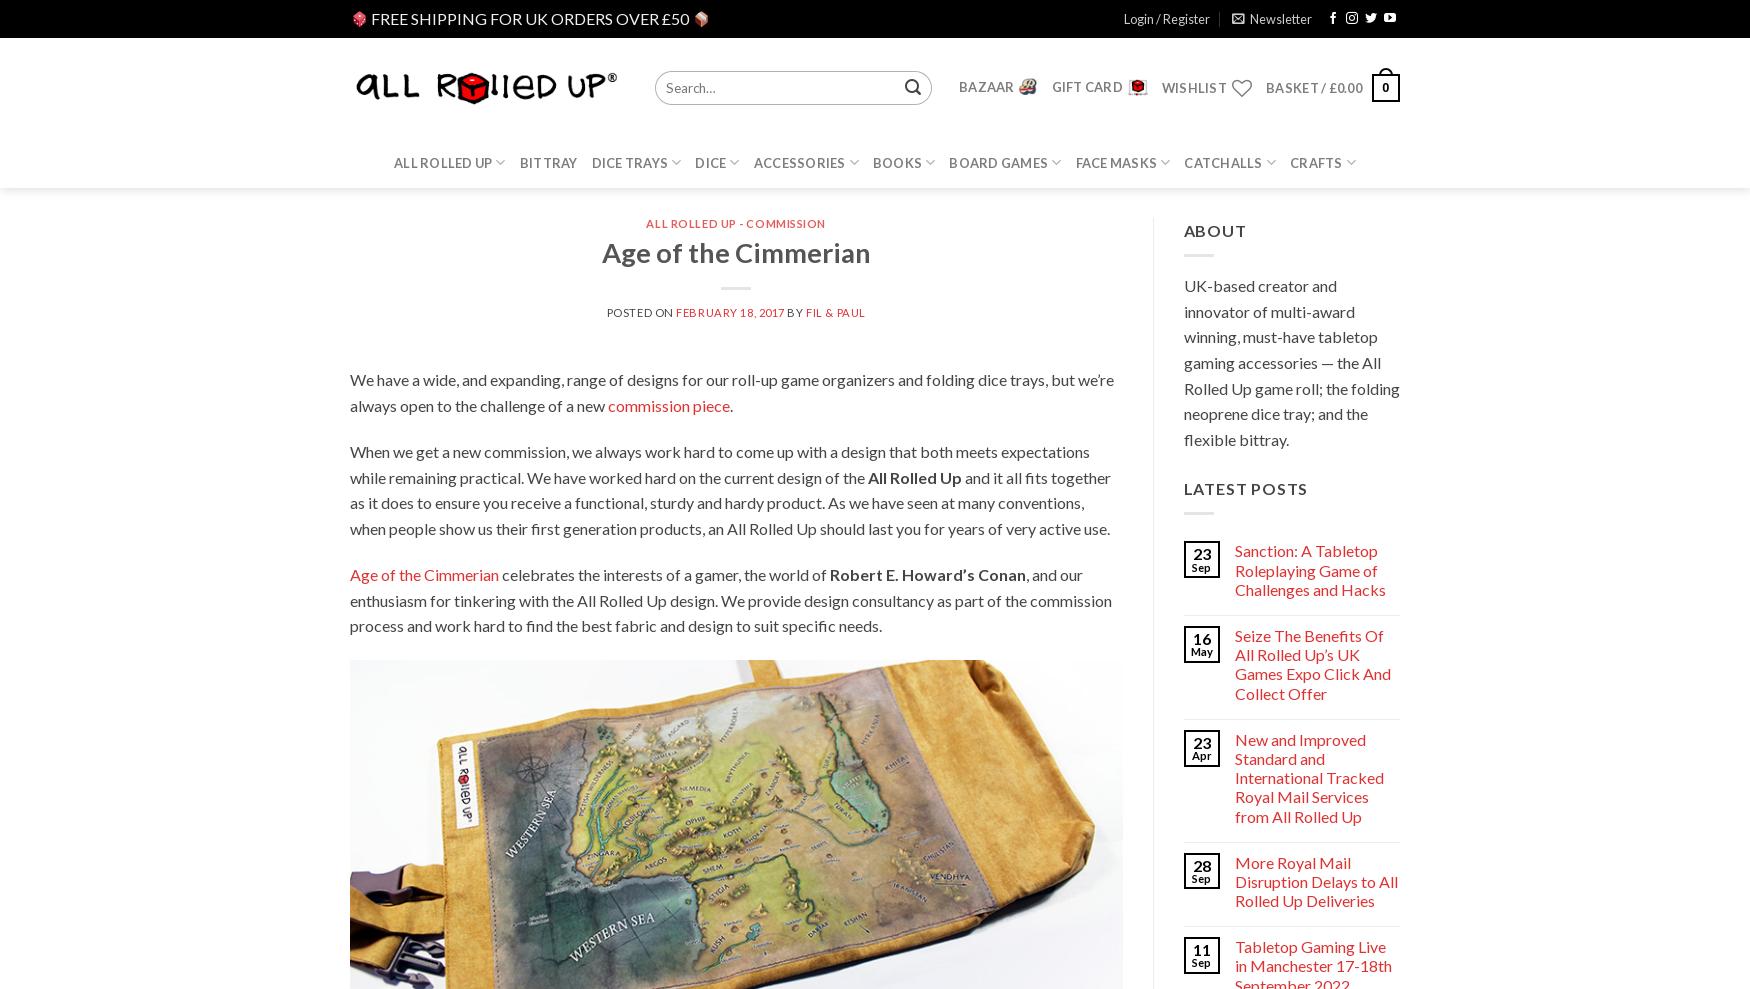 The image size is (1750, 989). What do you see at coordinates (1245, 487) in the screenshot?
I see `'Latest Posts'` at bounding box center [1245, 487].